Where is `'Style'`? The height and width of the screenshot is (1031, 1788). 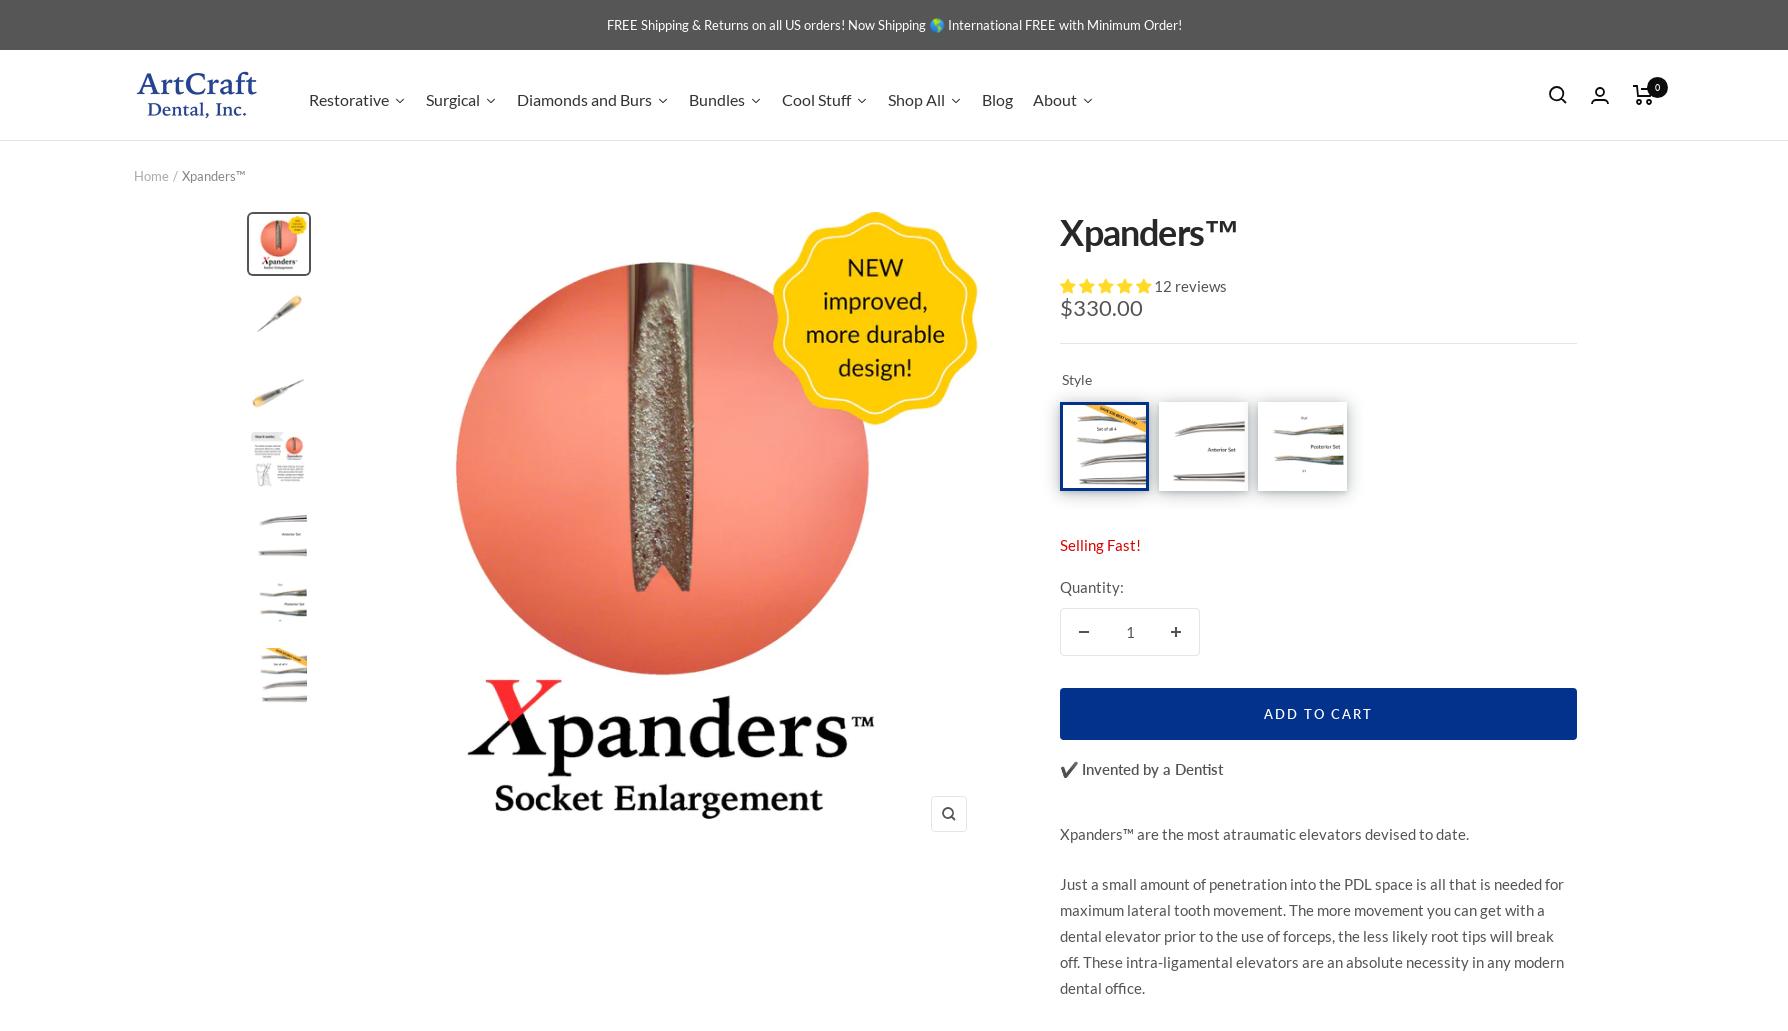
'Style' is located at coordinates (1076, 378).